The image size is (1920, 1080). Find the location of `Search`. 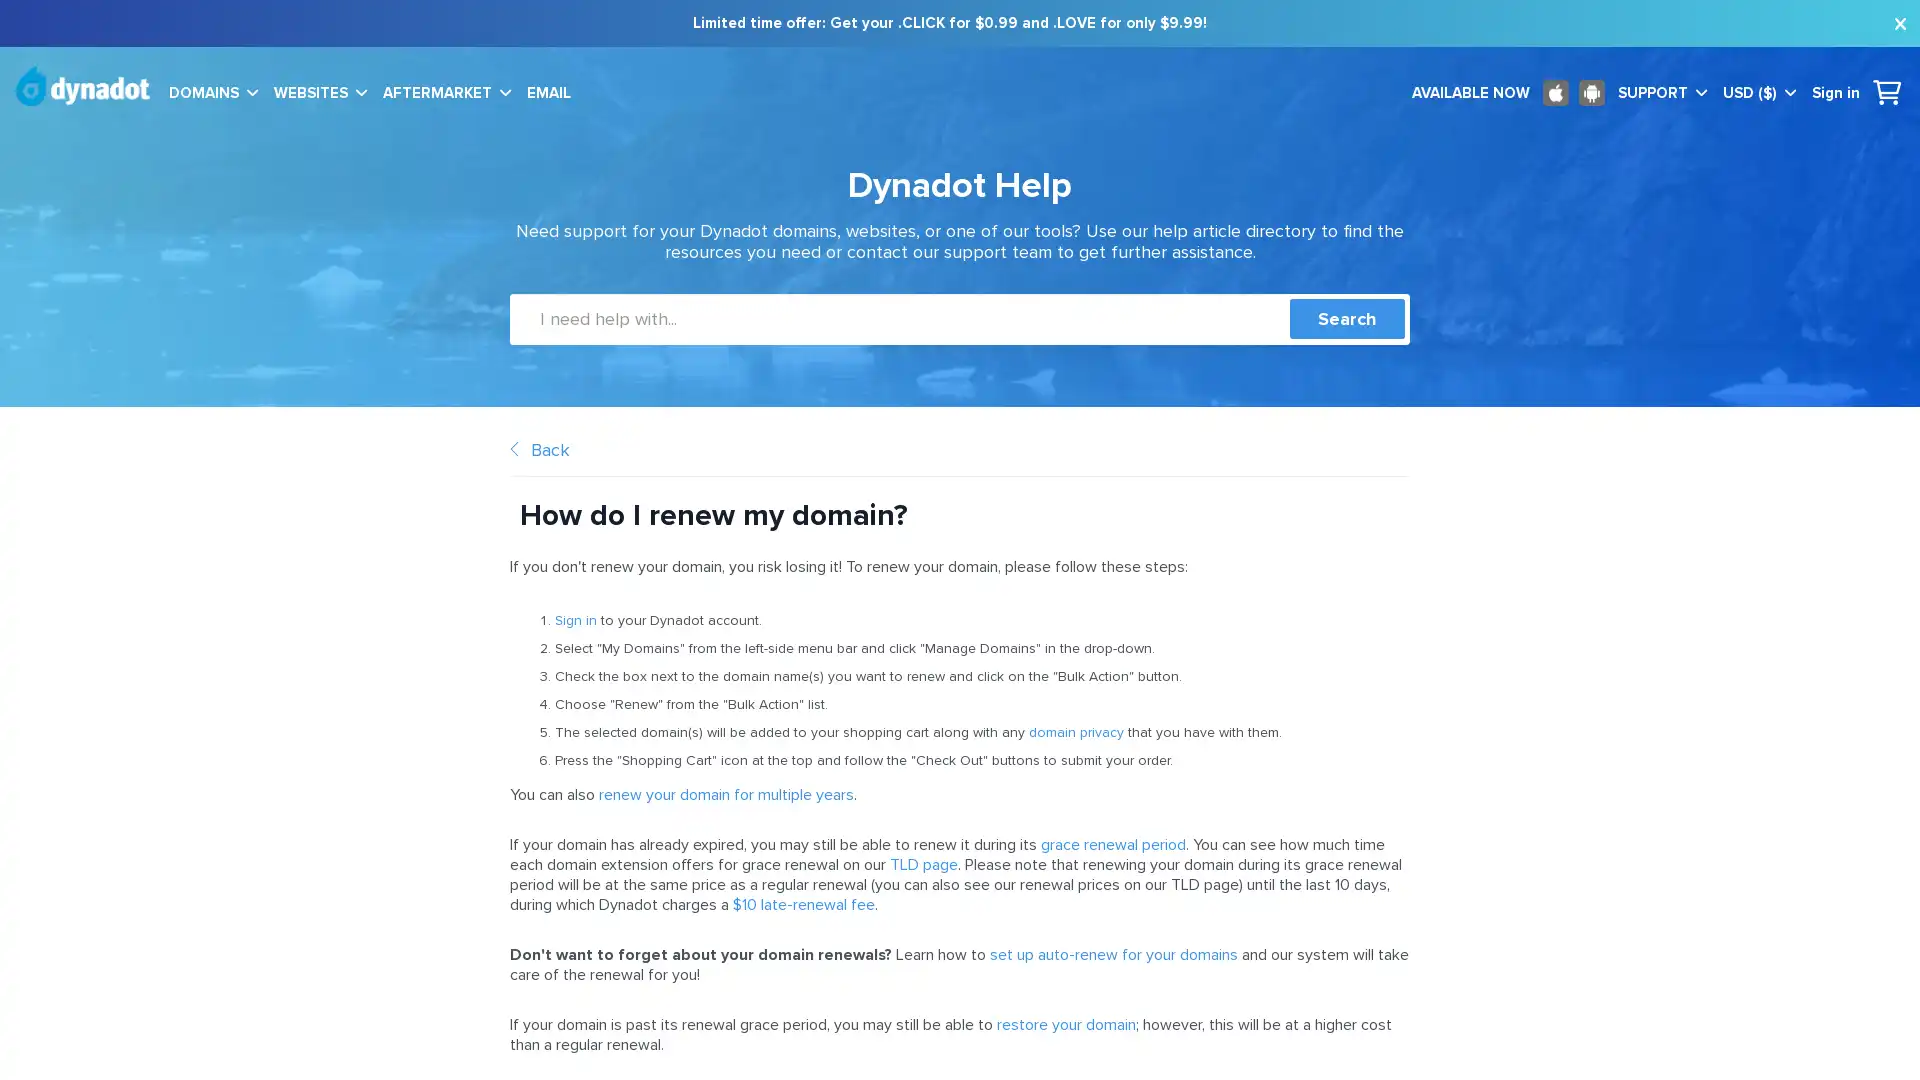

Search is located at coordinates (1347, 318).